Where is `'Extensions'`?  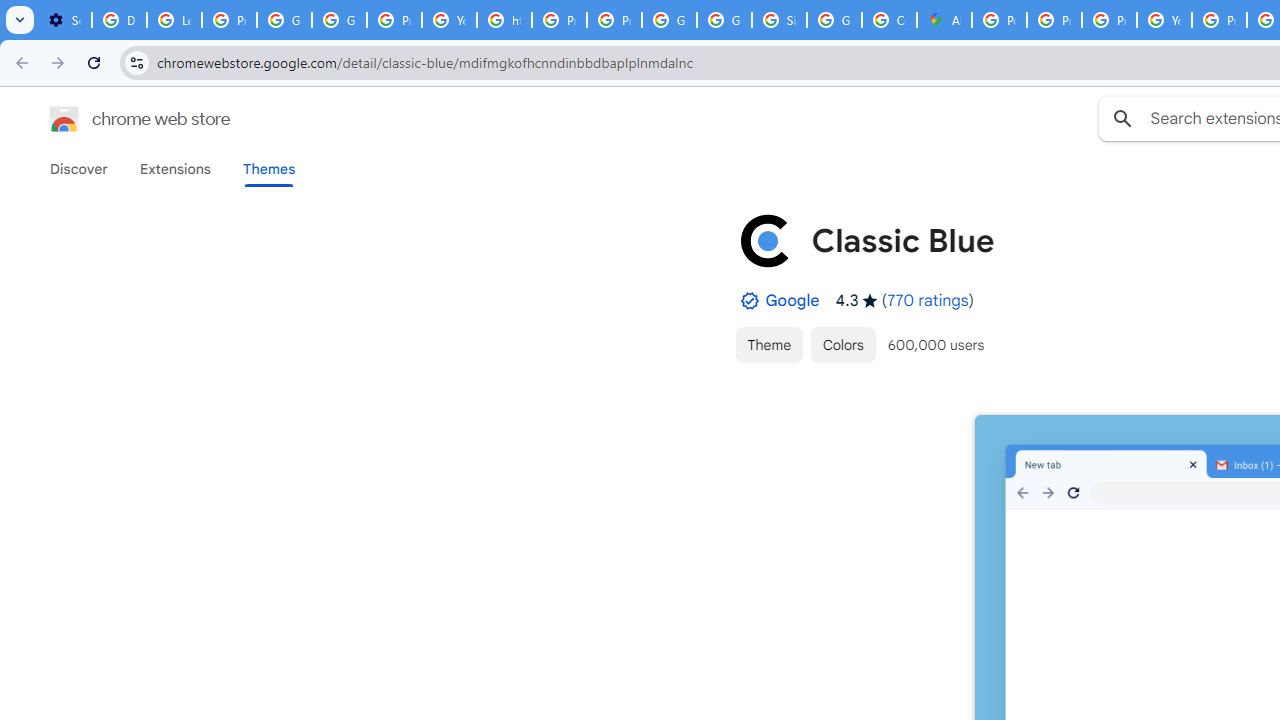
'Extensions' is located at coordinates (174, 168).